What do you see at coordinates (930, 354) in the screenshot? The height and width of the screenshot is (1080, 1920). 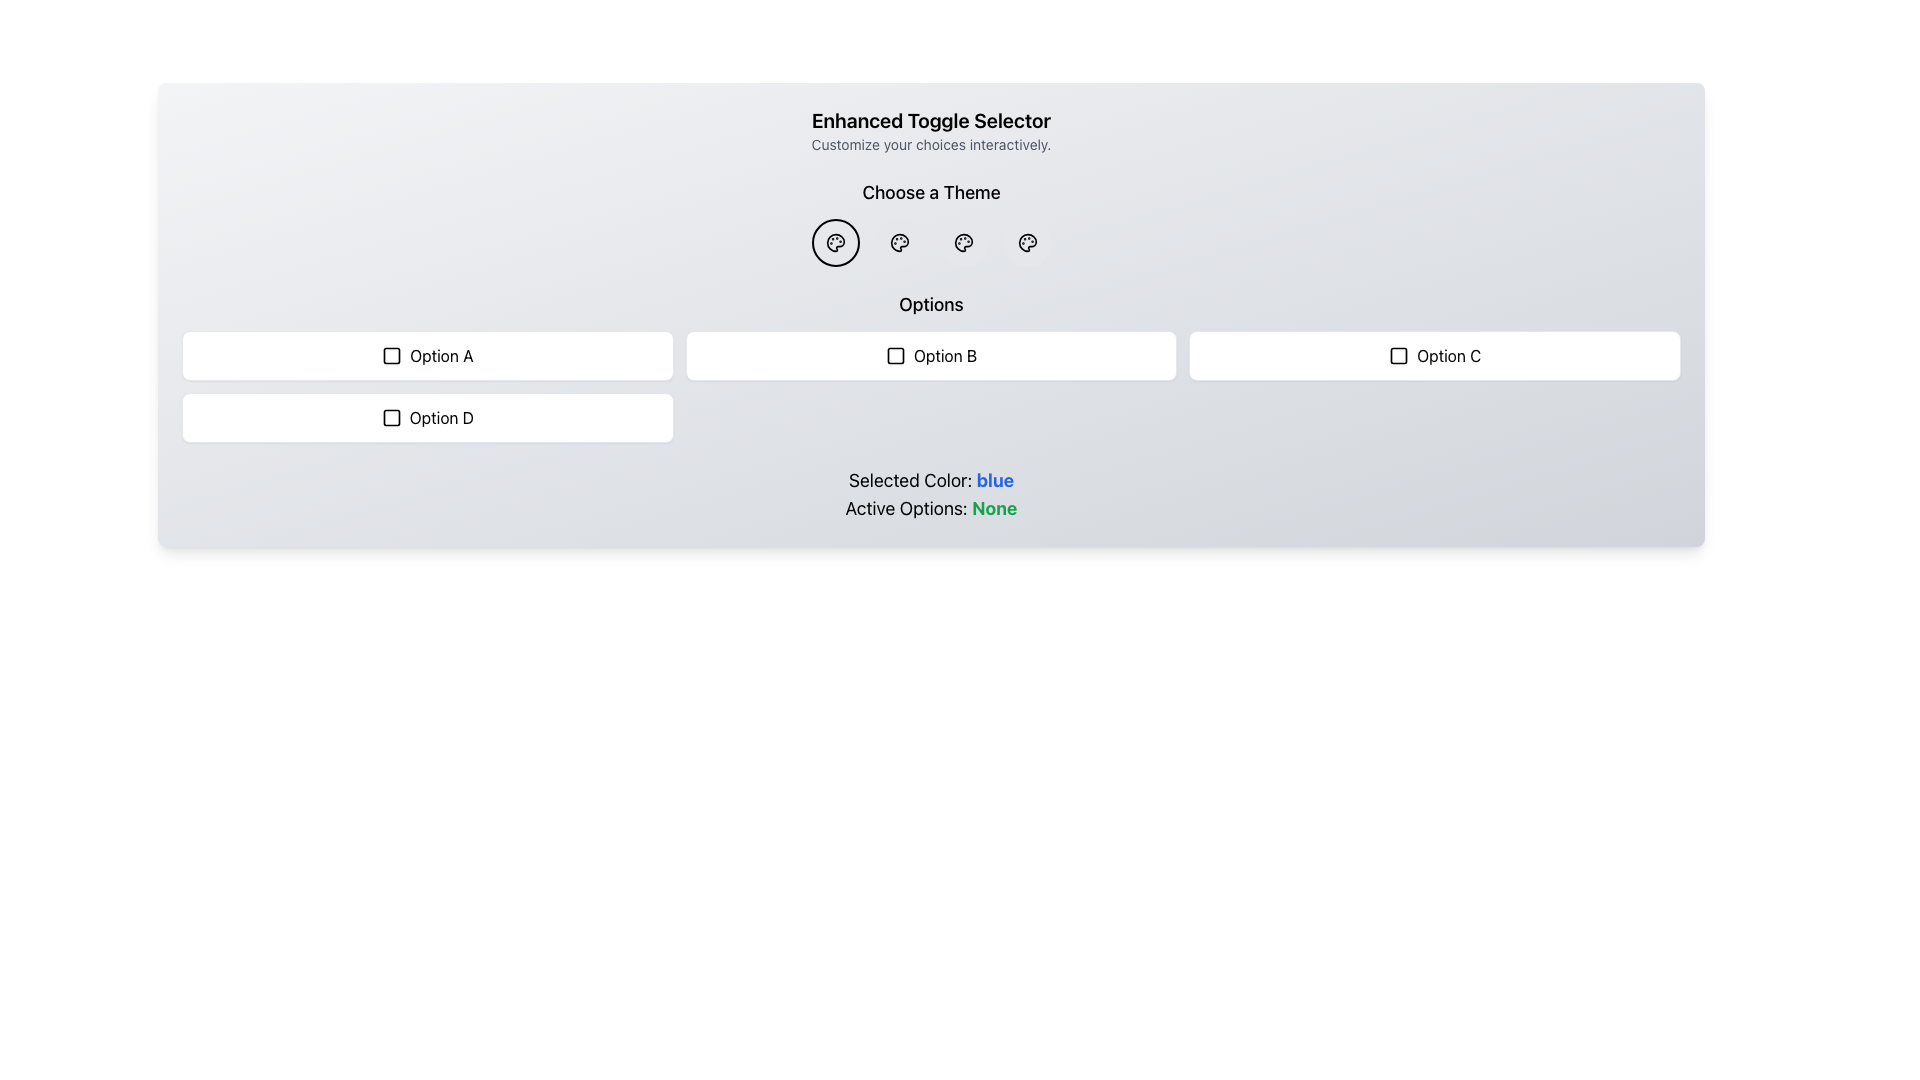 I see `the checkbox labeled 'Option B' to check it` at bounding box center [930, 354].